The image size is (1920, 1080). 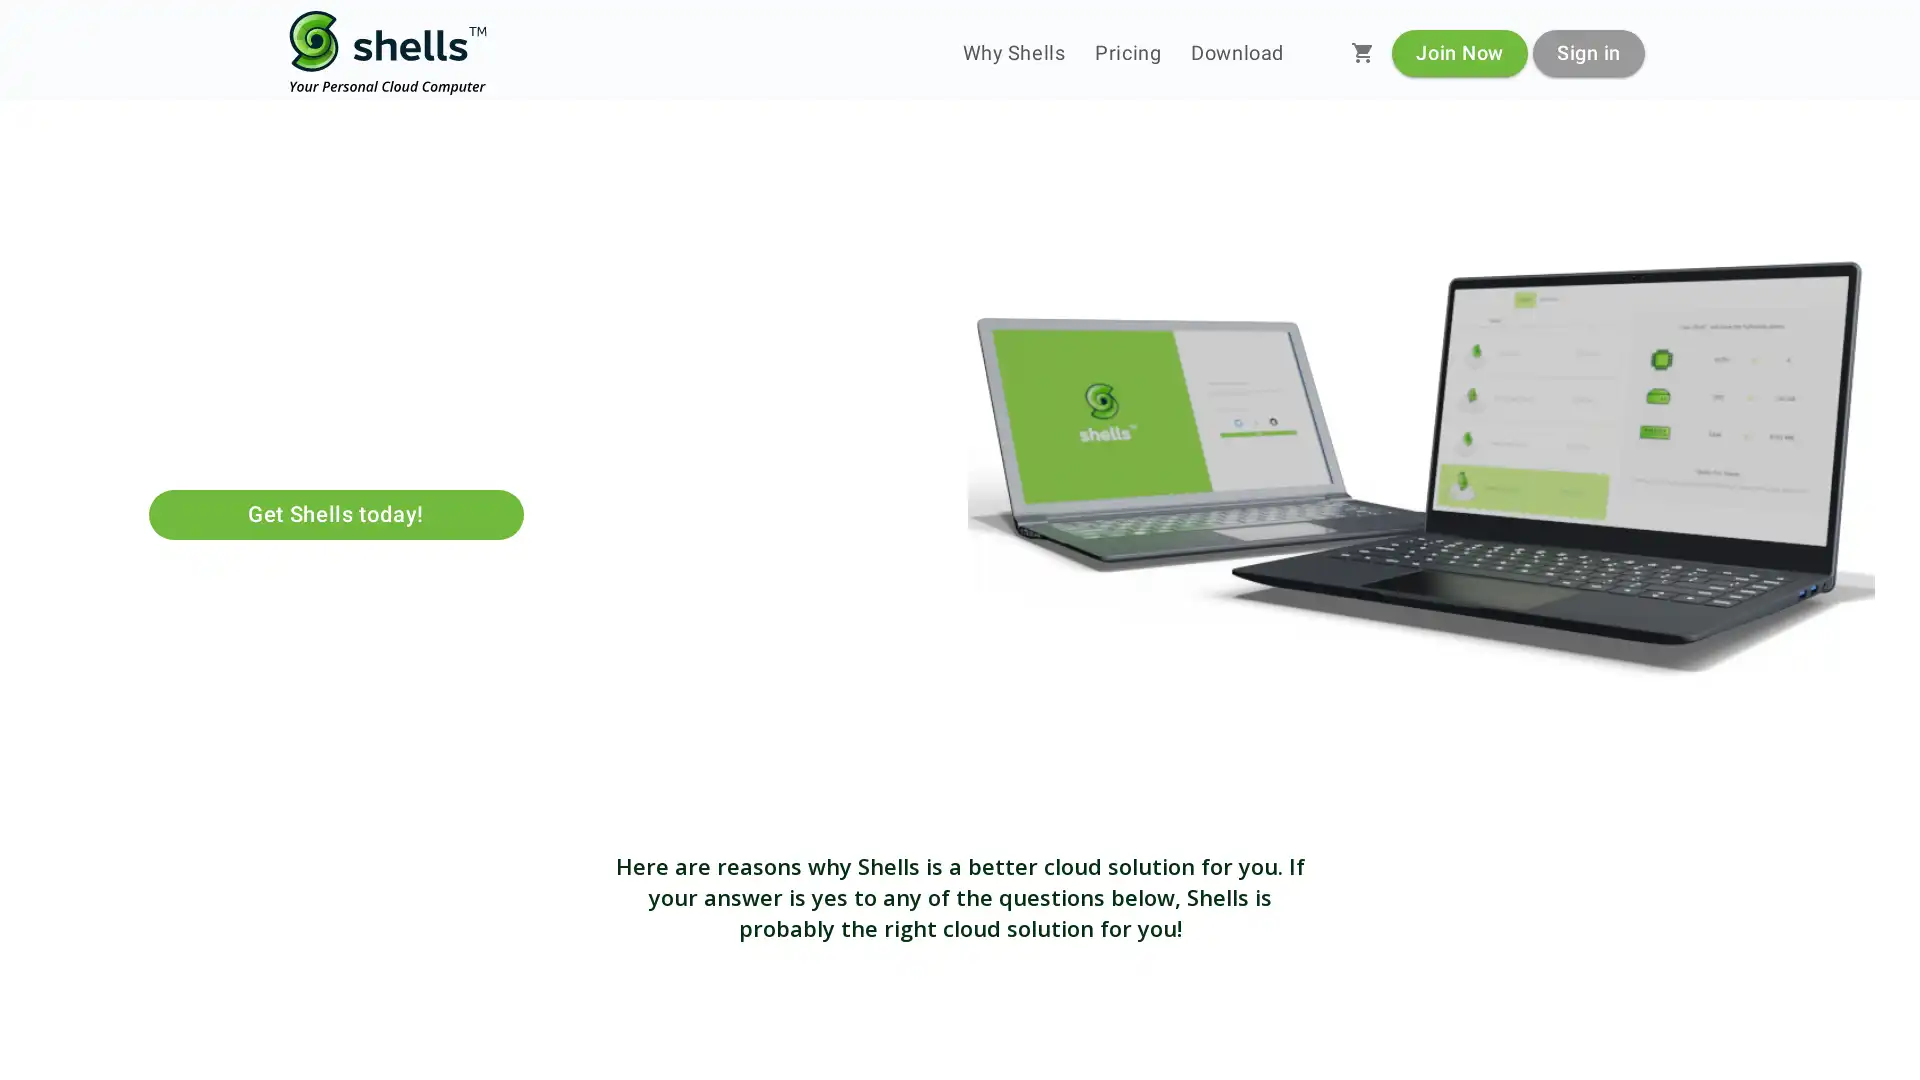 What do you see at coordinates (1013, 52) in the screenshot?
I see `Why Shells` at bounding box center [1013, 52].